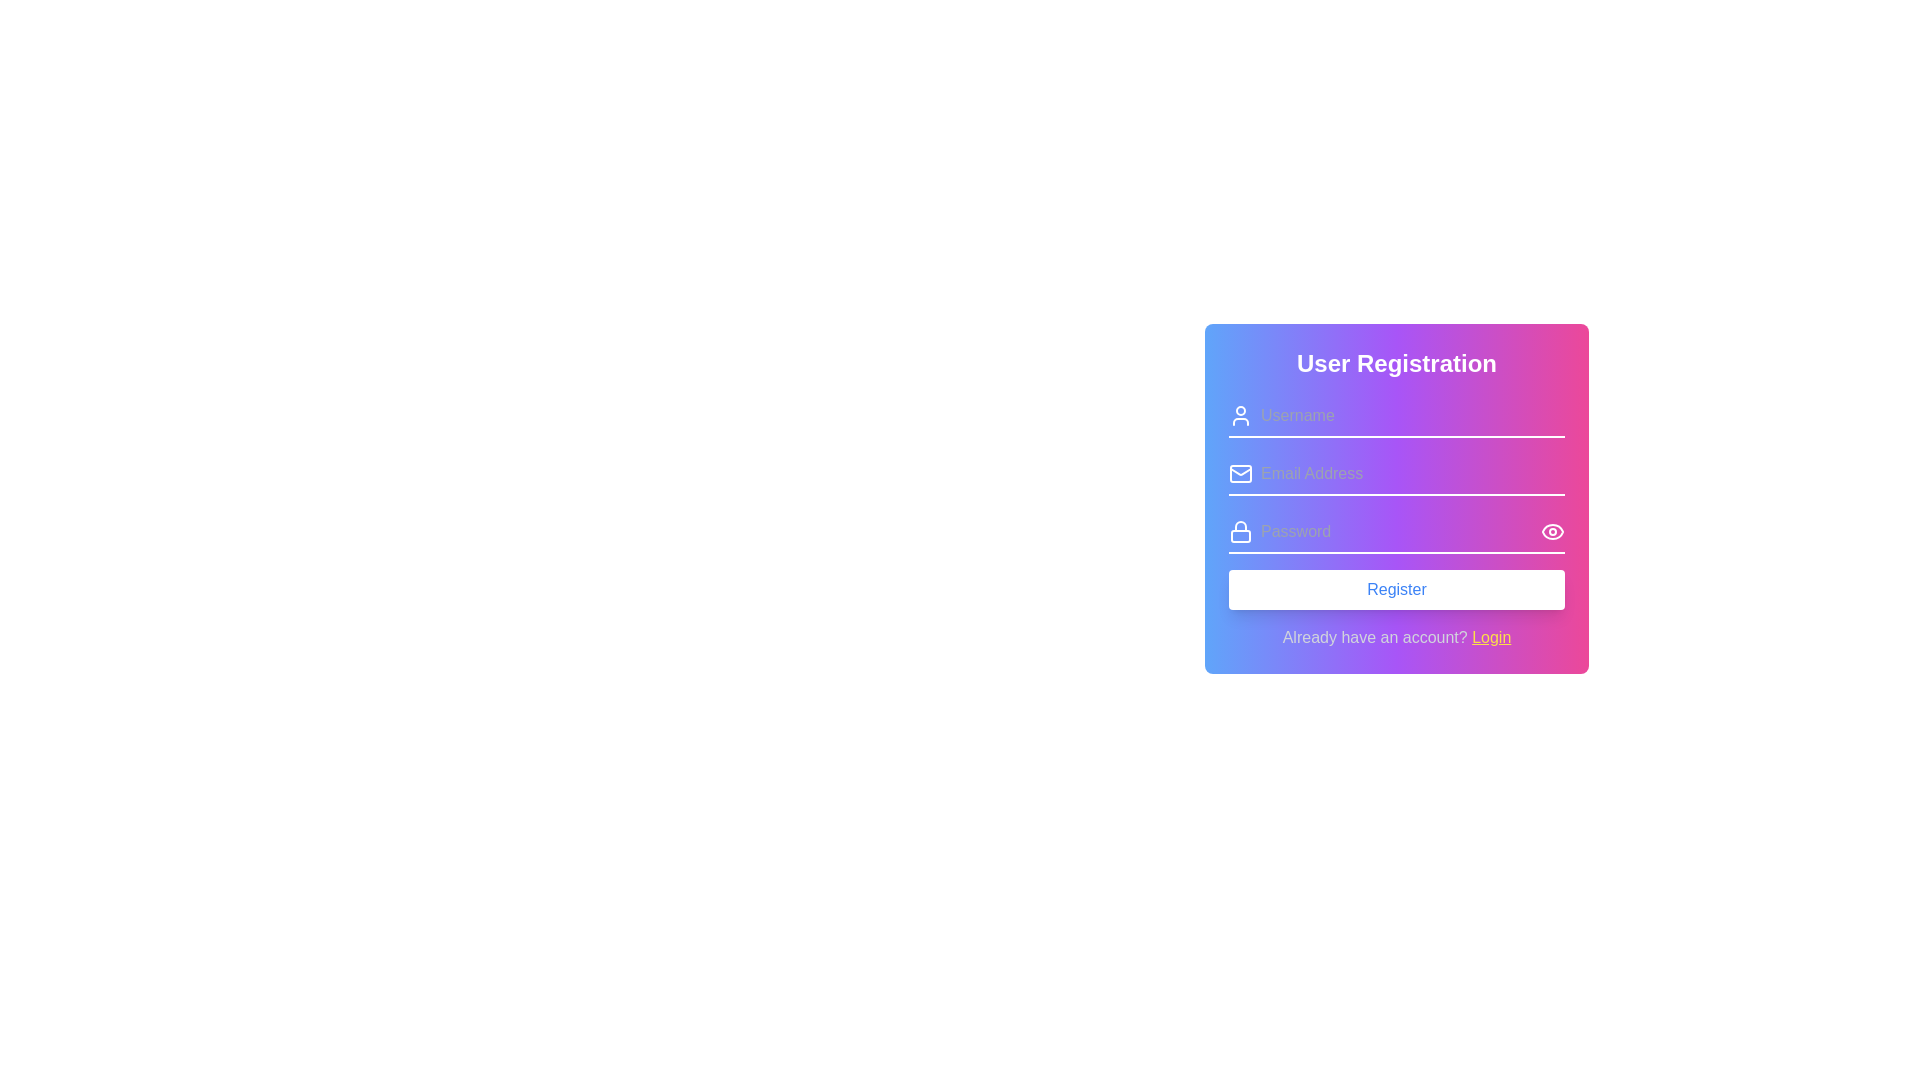 The height and width of the screenshot is (1080, 1920). Describe the element at coordinates (1395, 363) in the screenshot. I see `the heading element at the top center of the registration form, which provides context for the form's purpose` at that location.